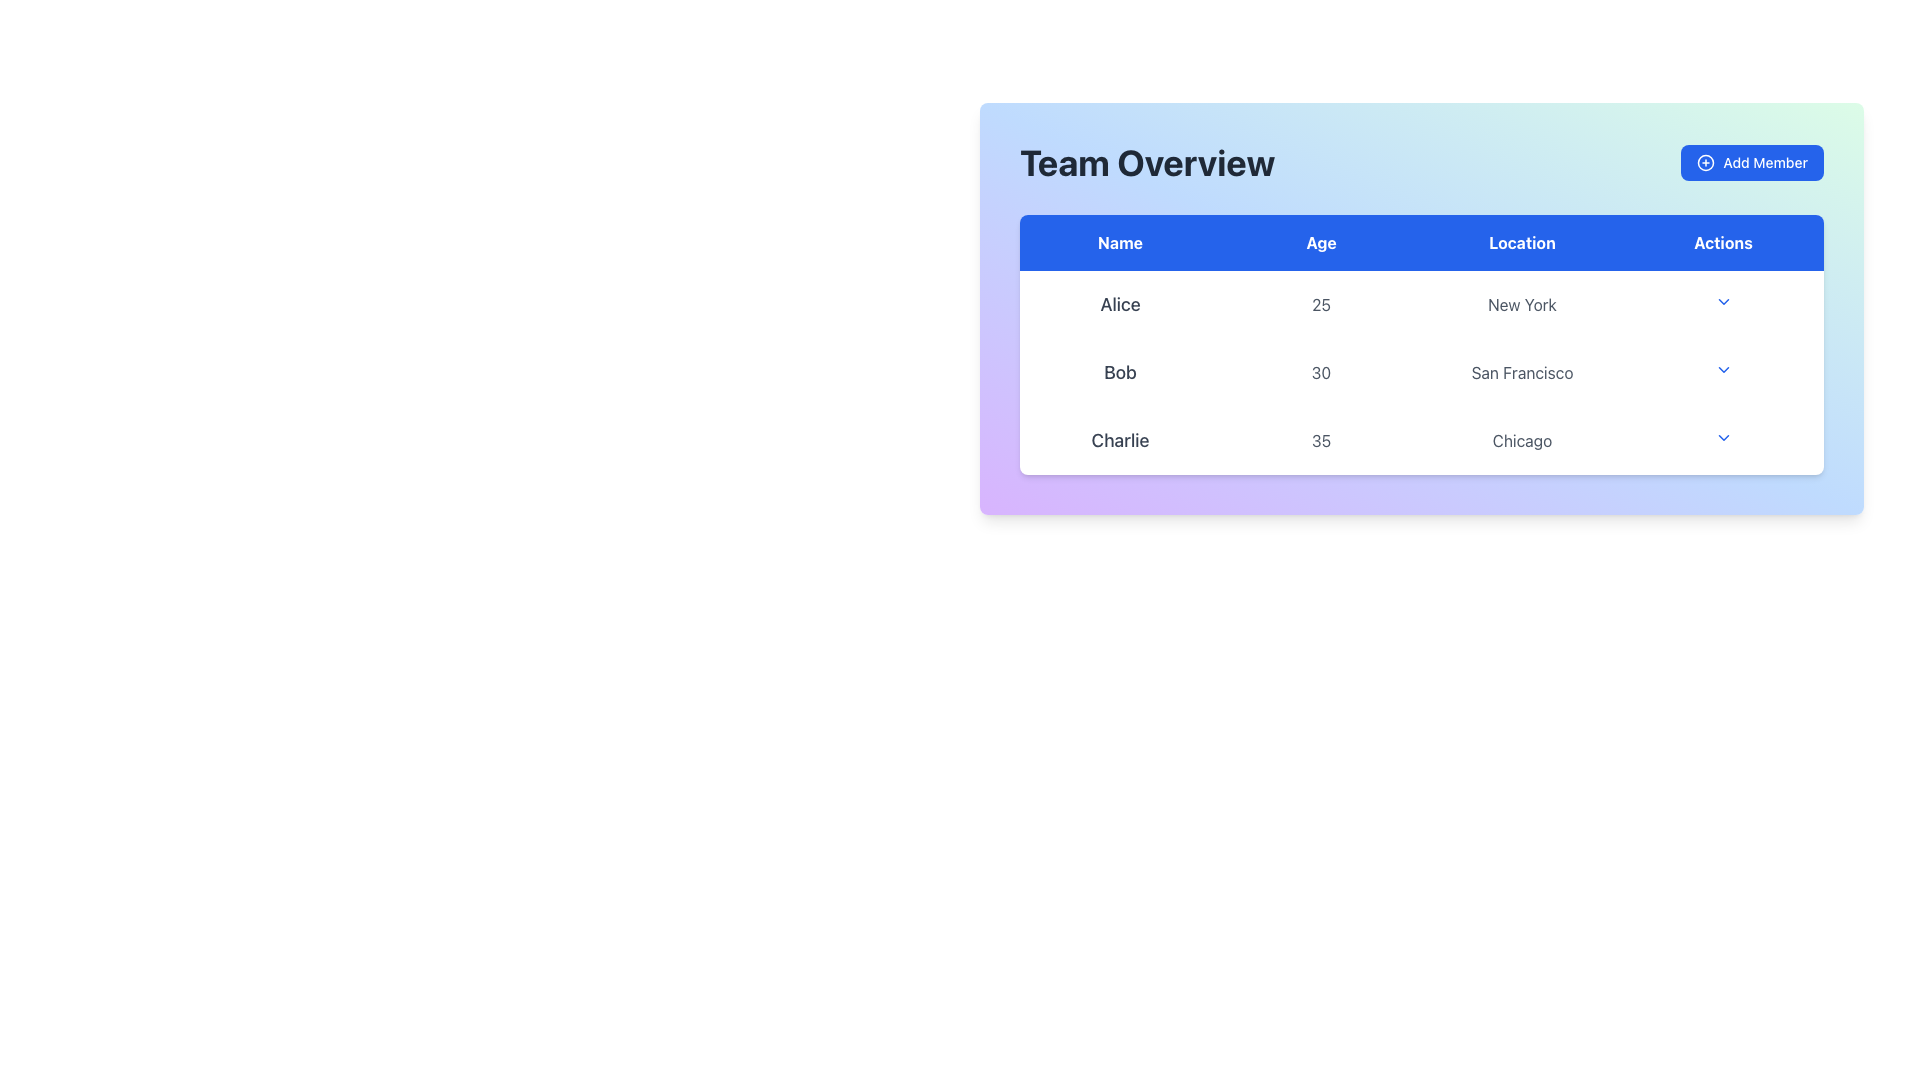  I want to click on the 'Name' column header text label, so click(1120, 242).